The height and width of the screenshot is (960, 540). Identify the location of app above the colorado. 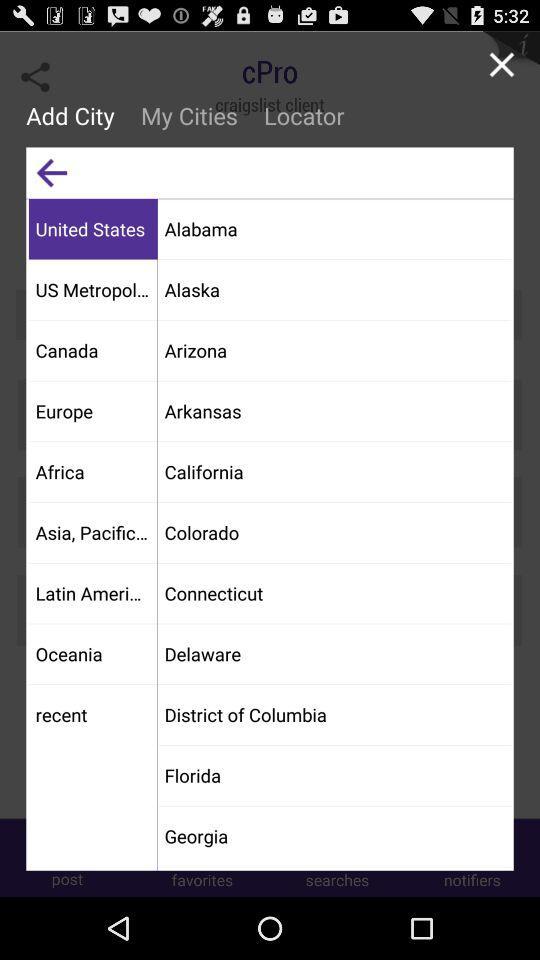
(334, 471).